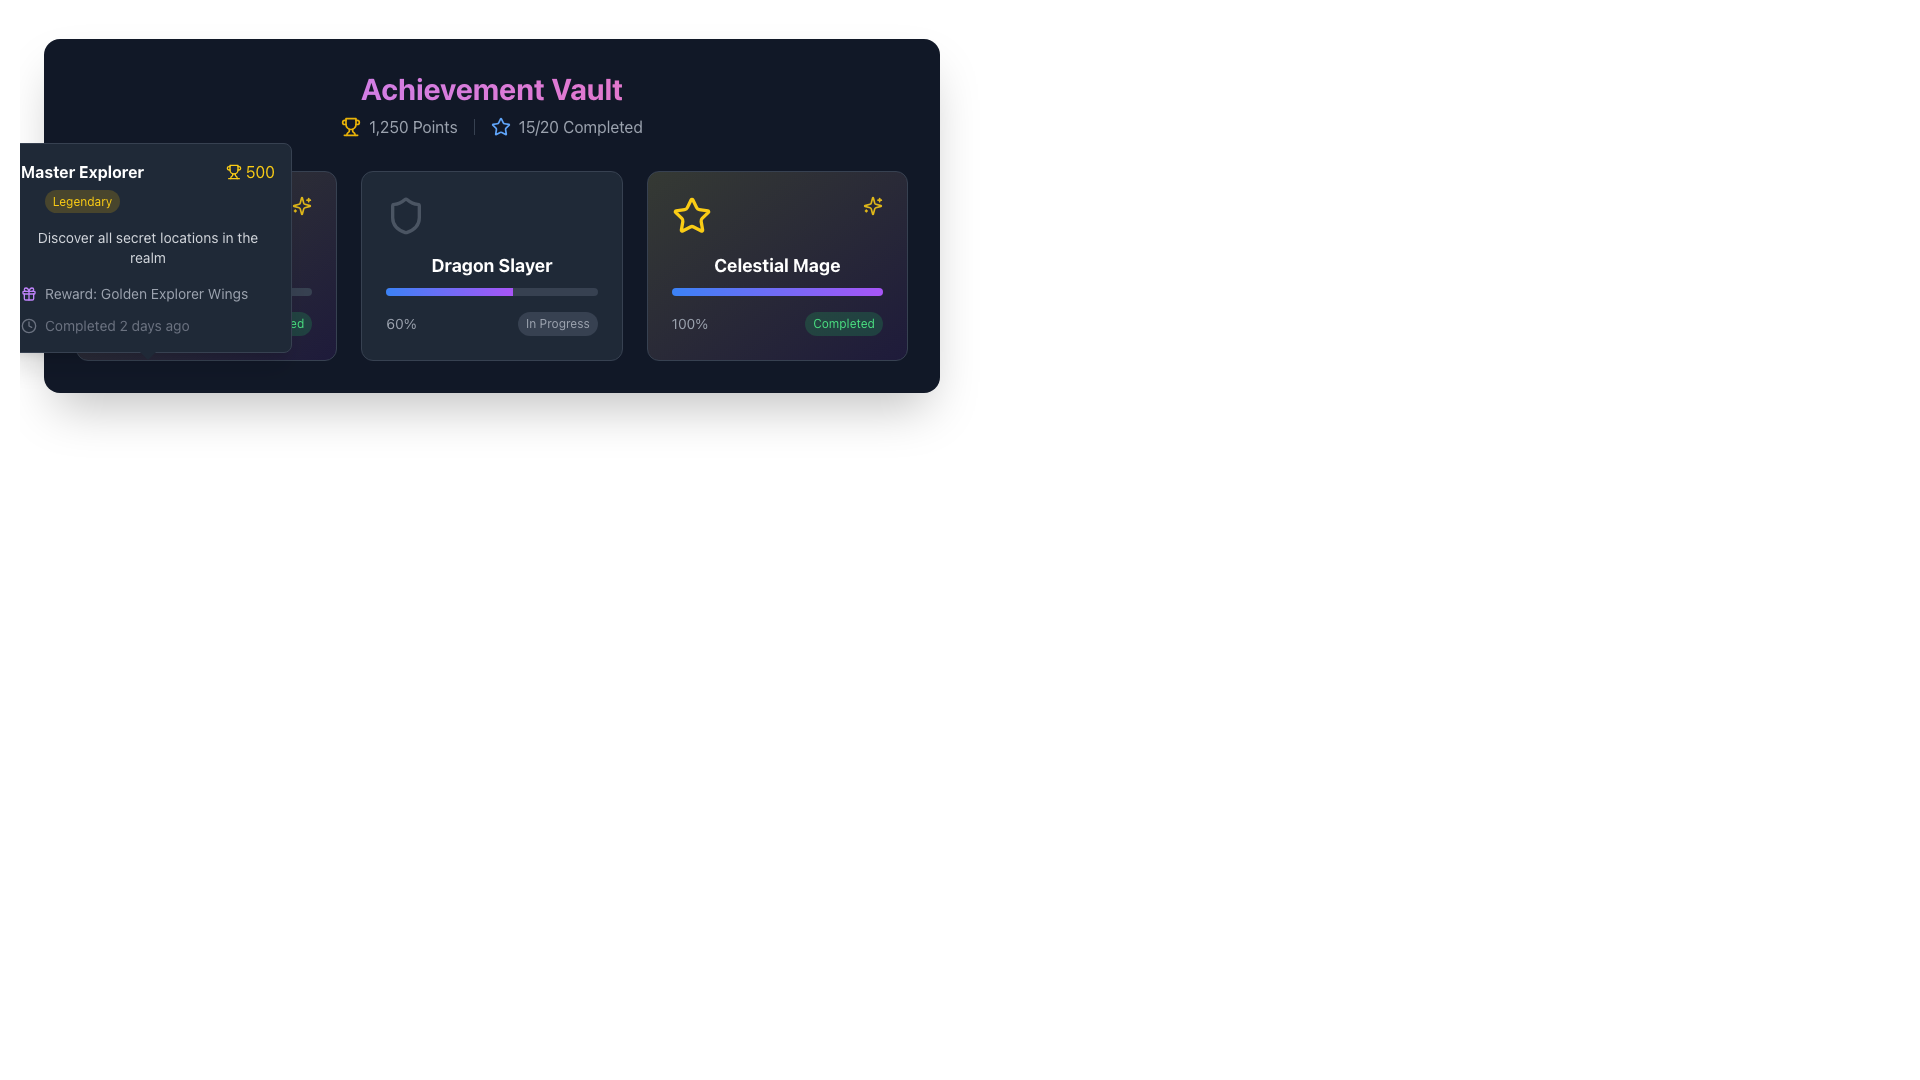 Image resolution: width=1920 pixels, height=1080 pixels. I want to click on the 'Dragon Slayer' text label, so click(491, 265).